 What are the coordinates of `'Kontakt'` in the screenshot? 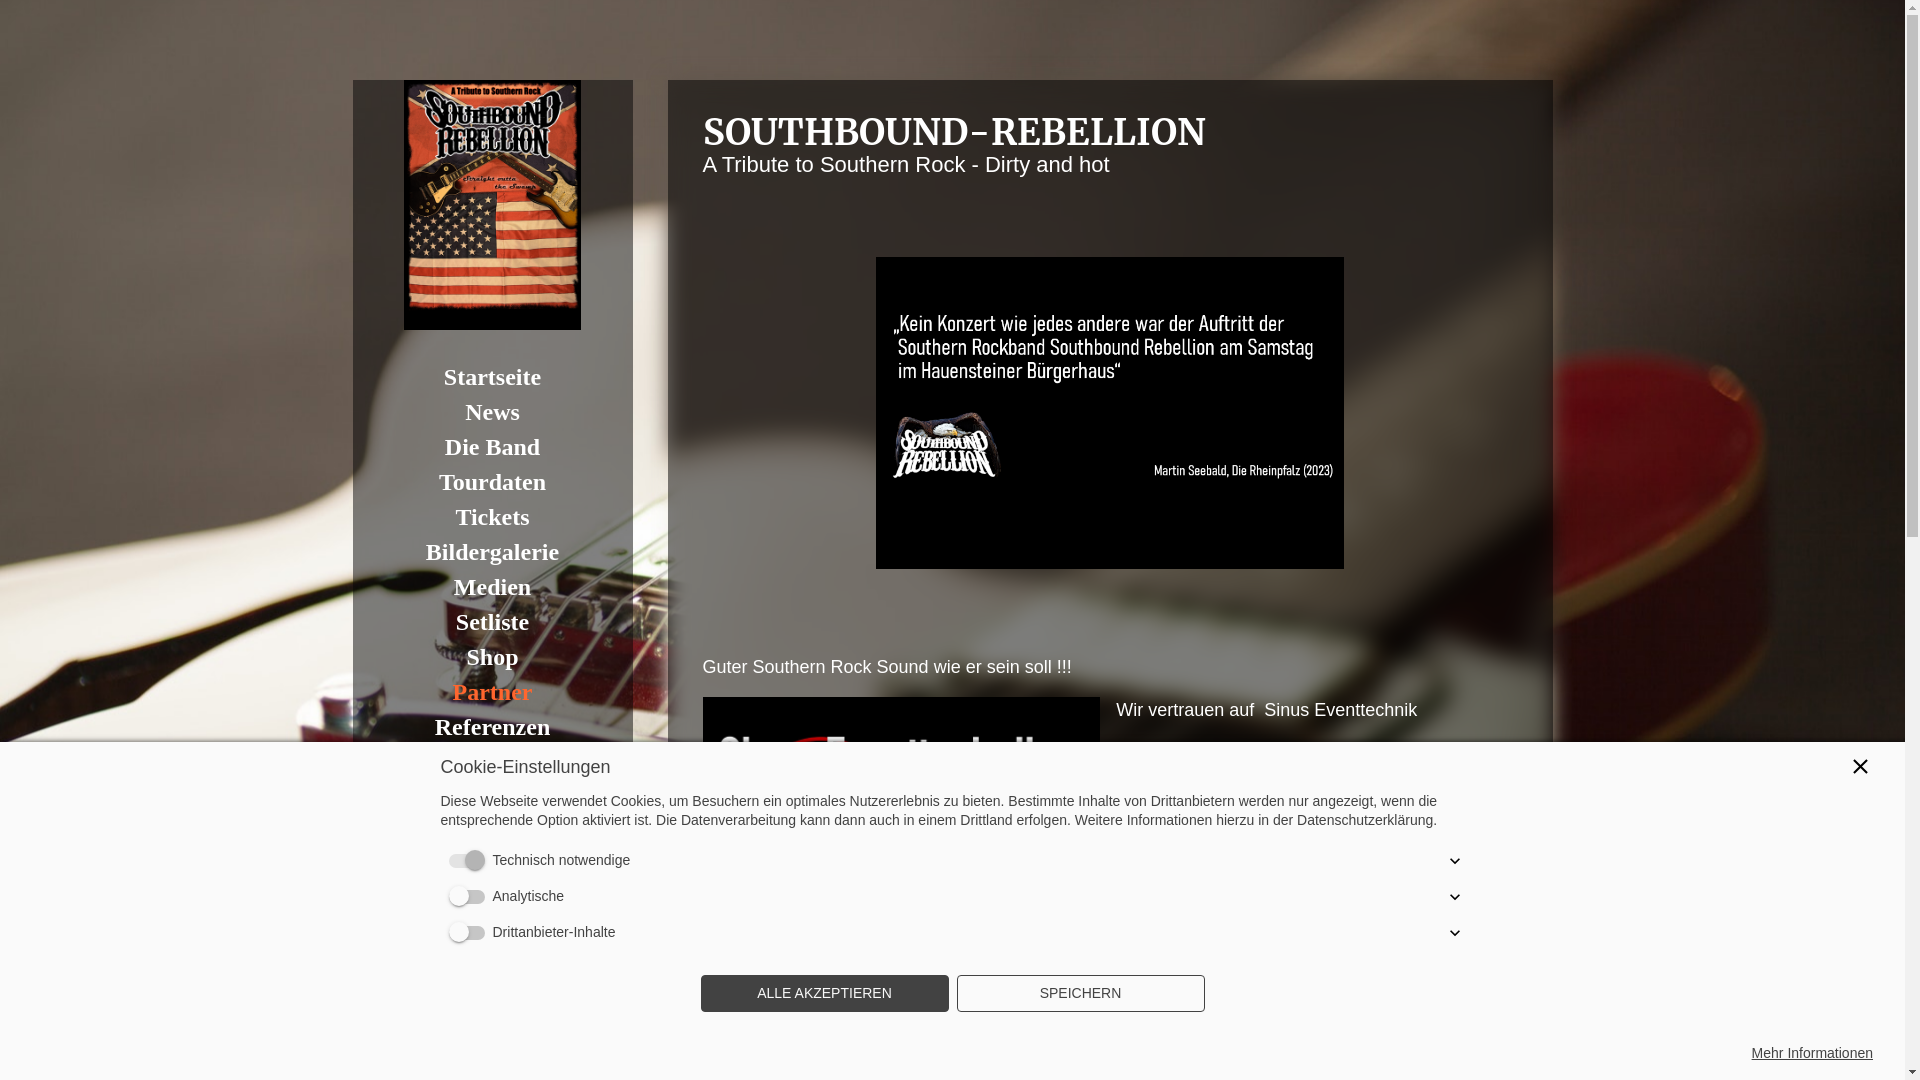 It's located at (491, 762).